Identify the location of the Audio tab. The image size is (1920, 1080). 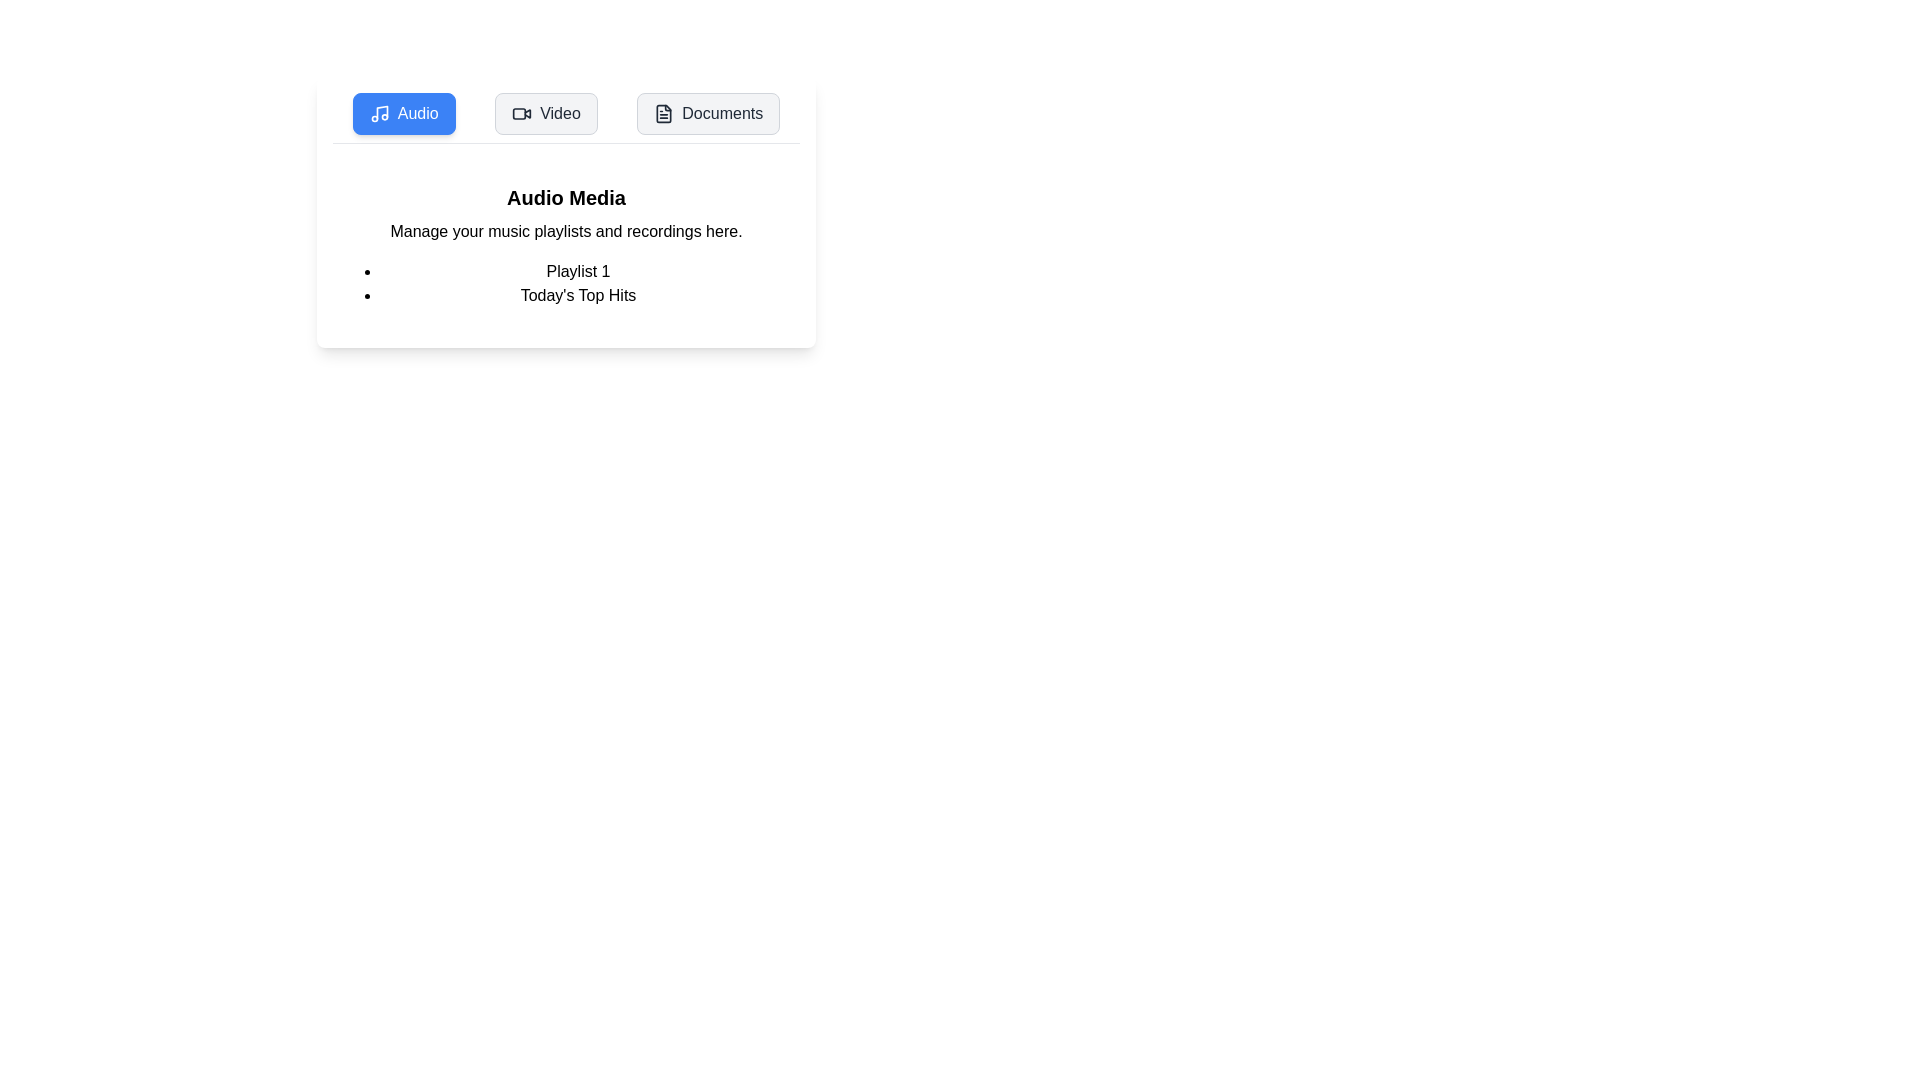
(402, 114).